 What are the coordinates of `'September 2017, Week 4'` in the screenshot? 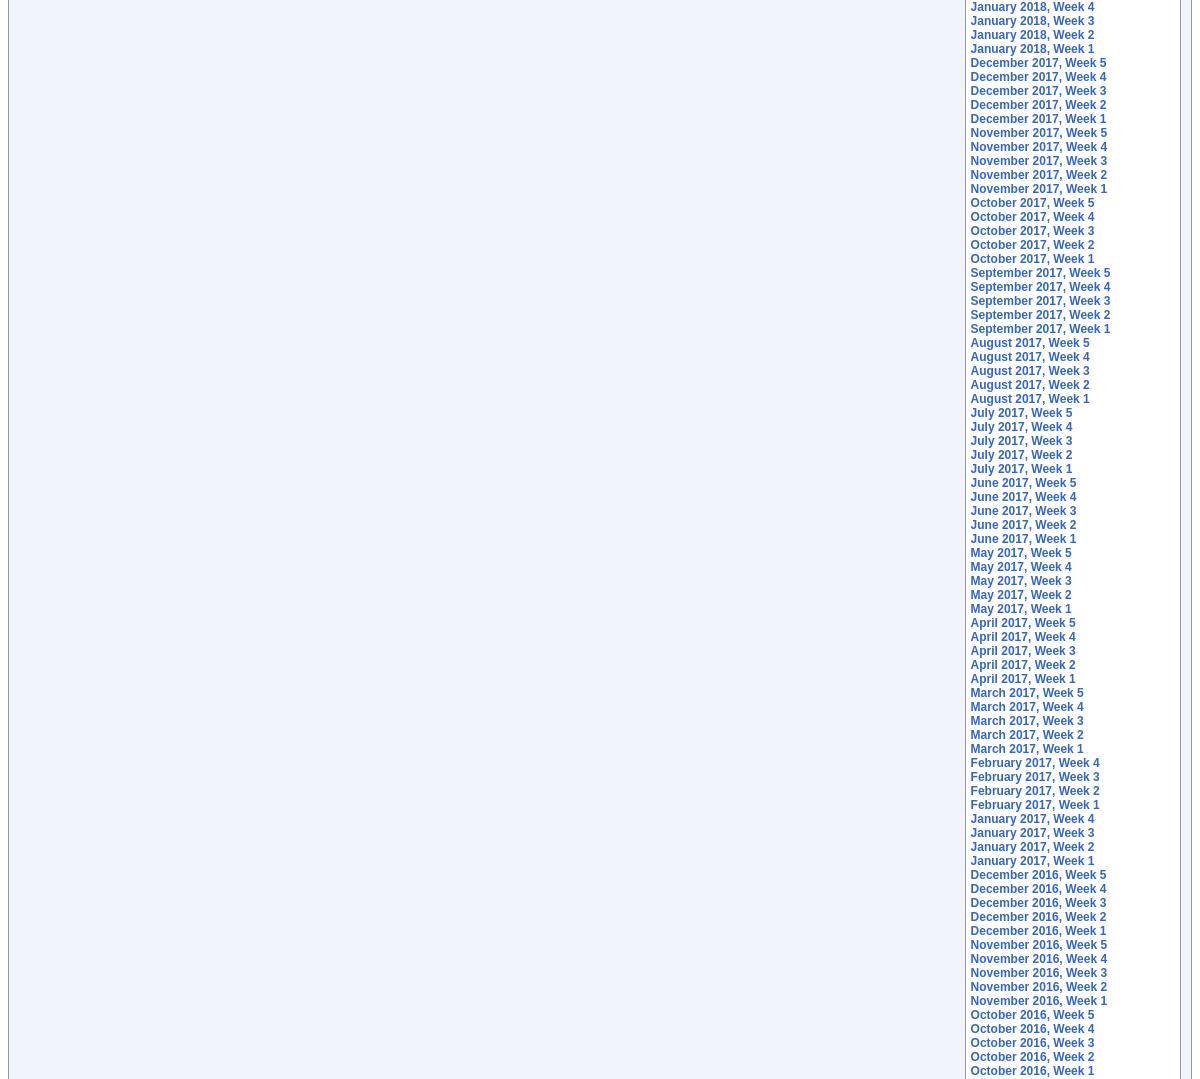 It's located at (1040, 287).